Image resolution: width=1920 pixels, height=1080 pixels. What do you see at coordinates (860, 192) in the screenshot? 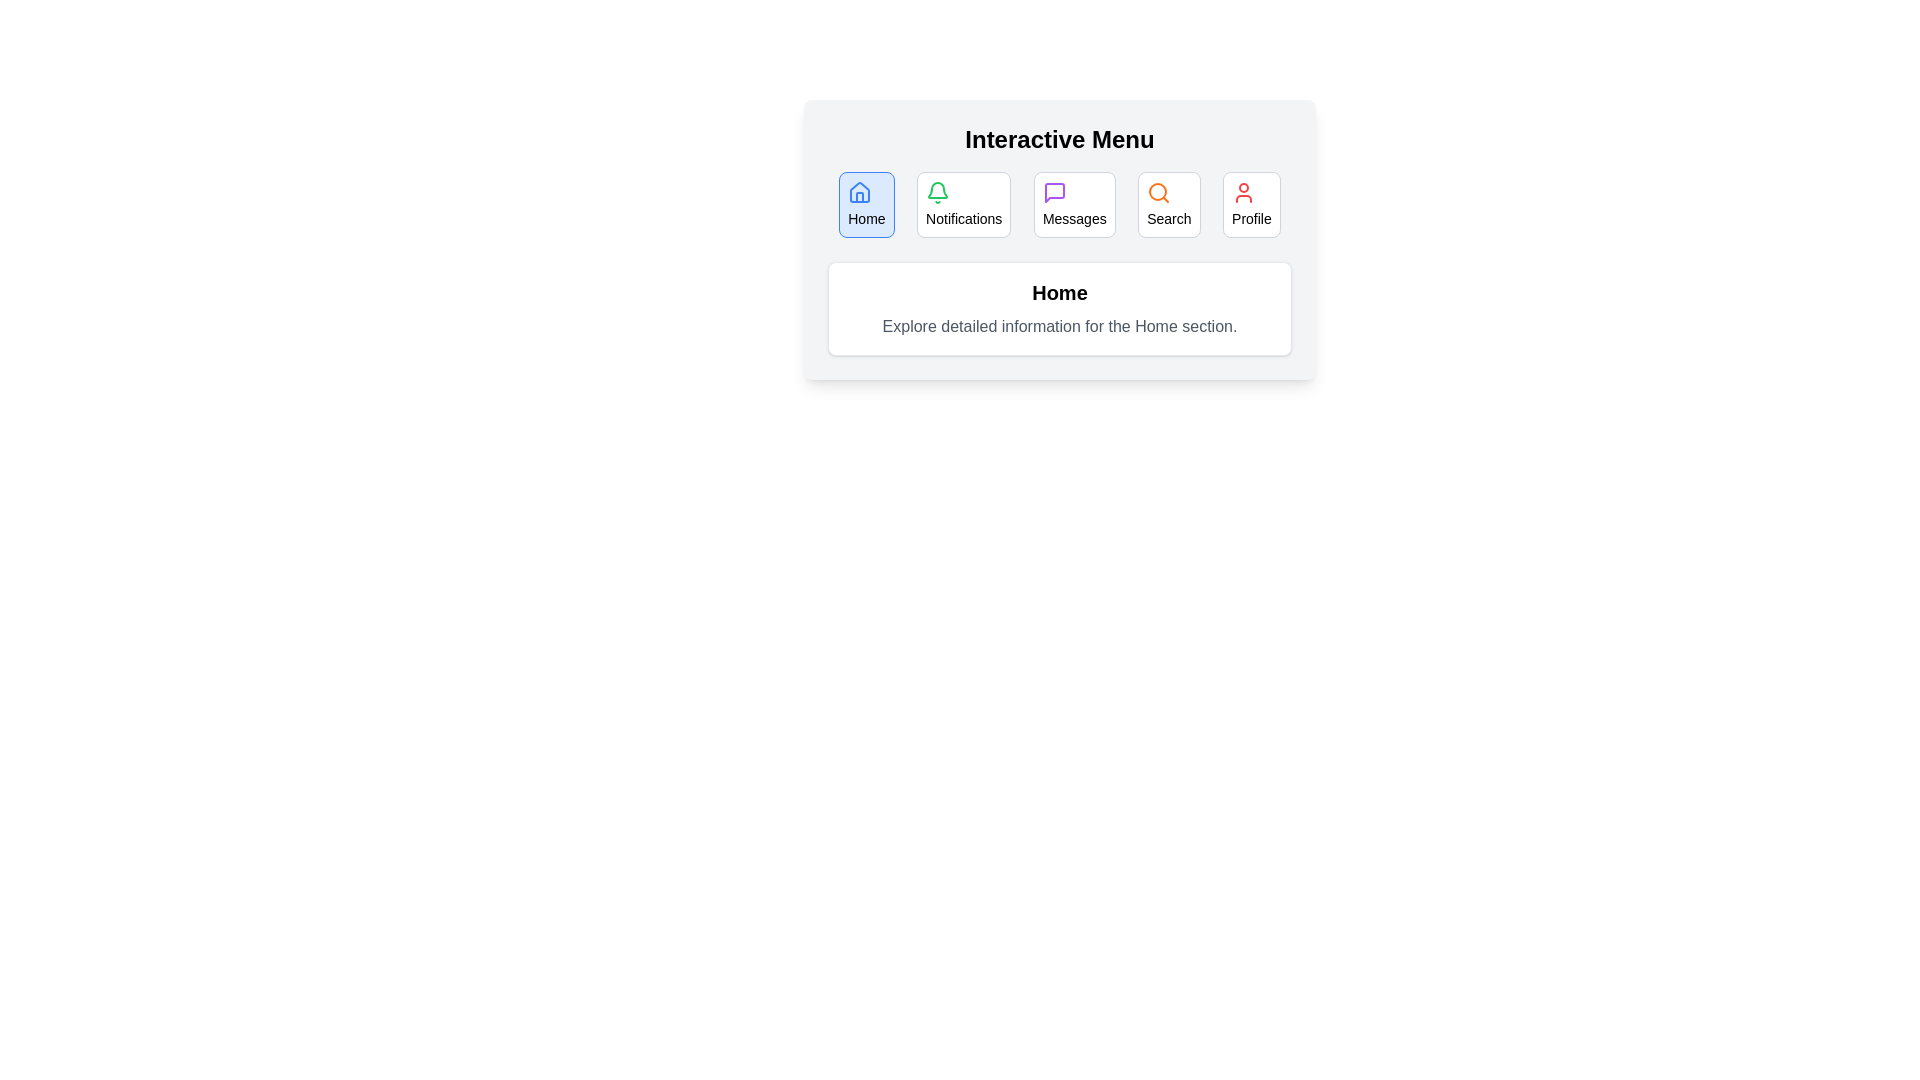
I see `the 'Home' button in the navigation menu, which contains the visual identifier icon for home functionality` at bounding box center [860, 192].